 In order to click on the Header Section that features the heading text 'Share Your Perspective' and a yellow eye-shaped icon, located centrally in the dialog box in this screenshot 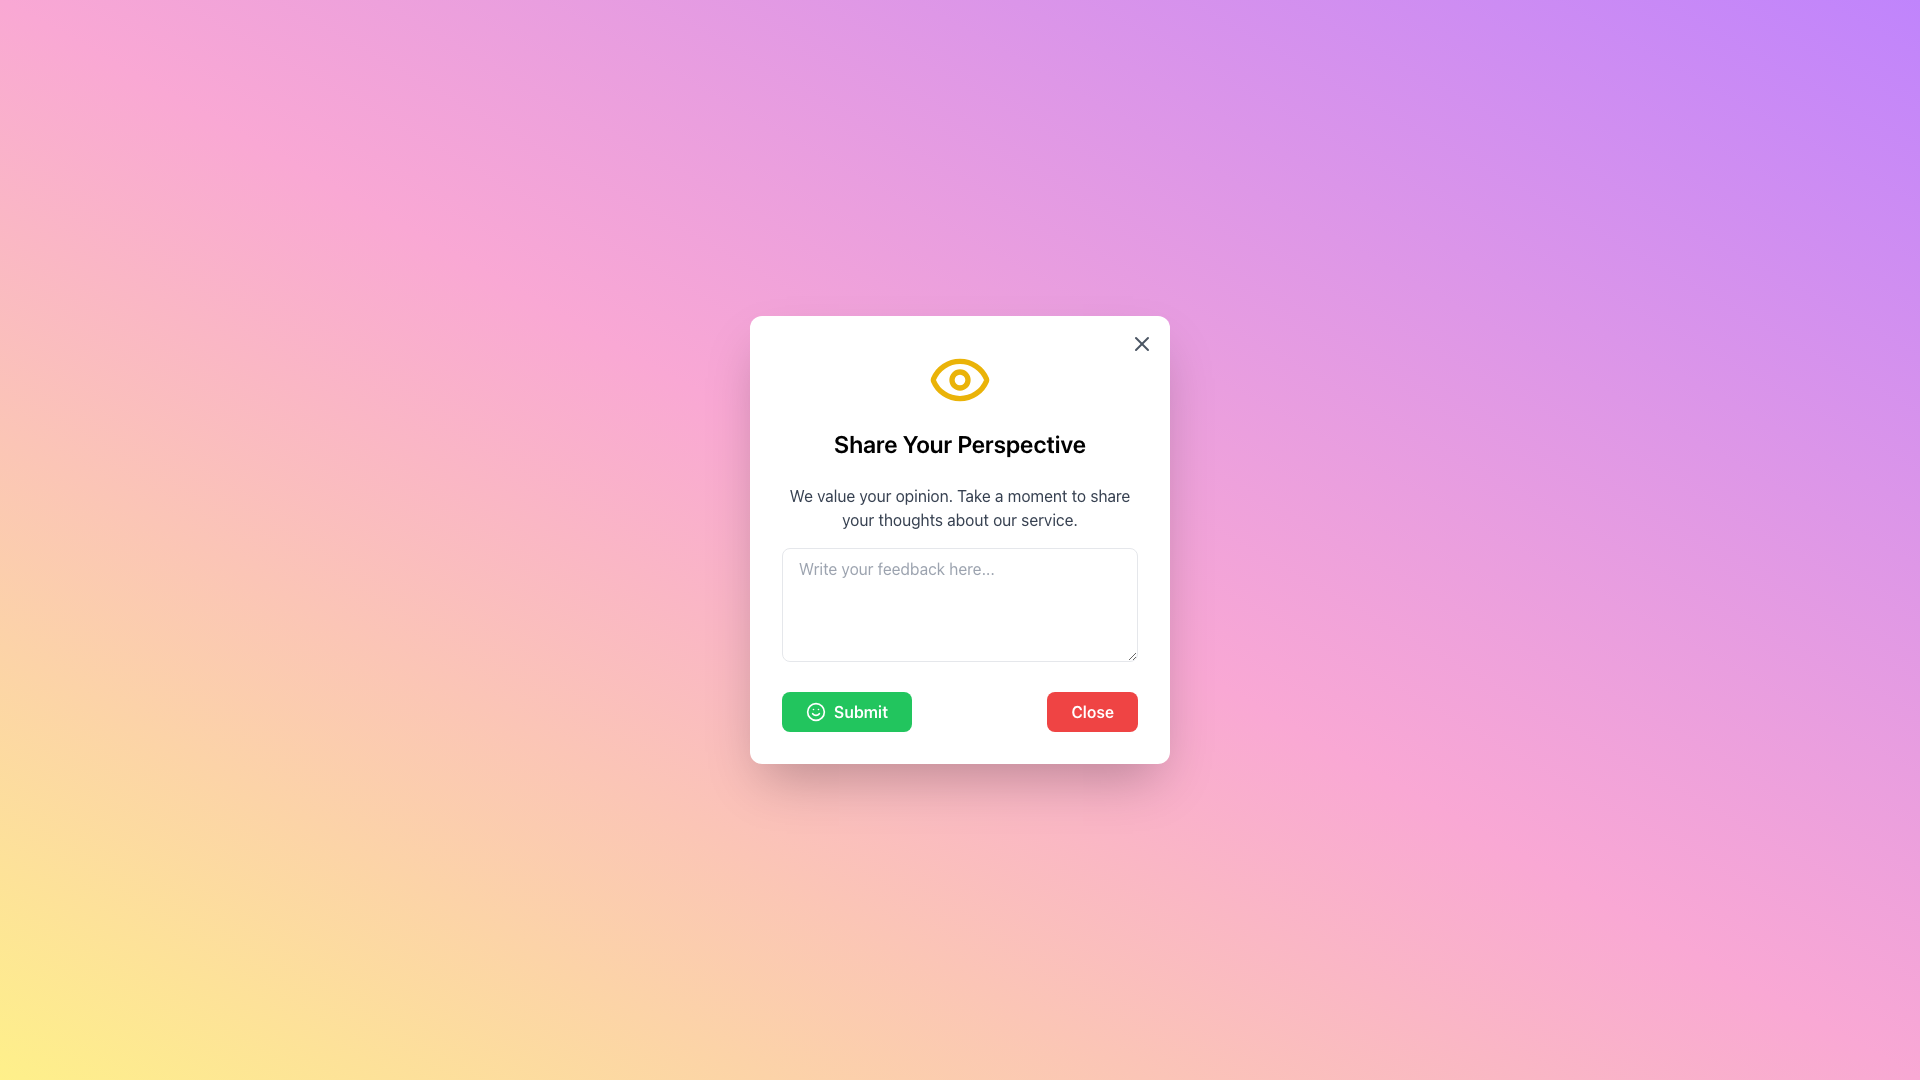, I will do `click(960, 404)`.